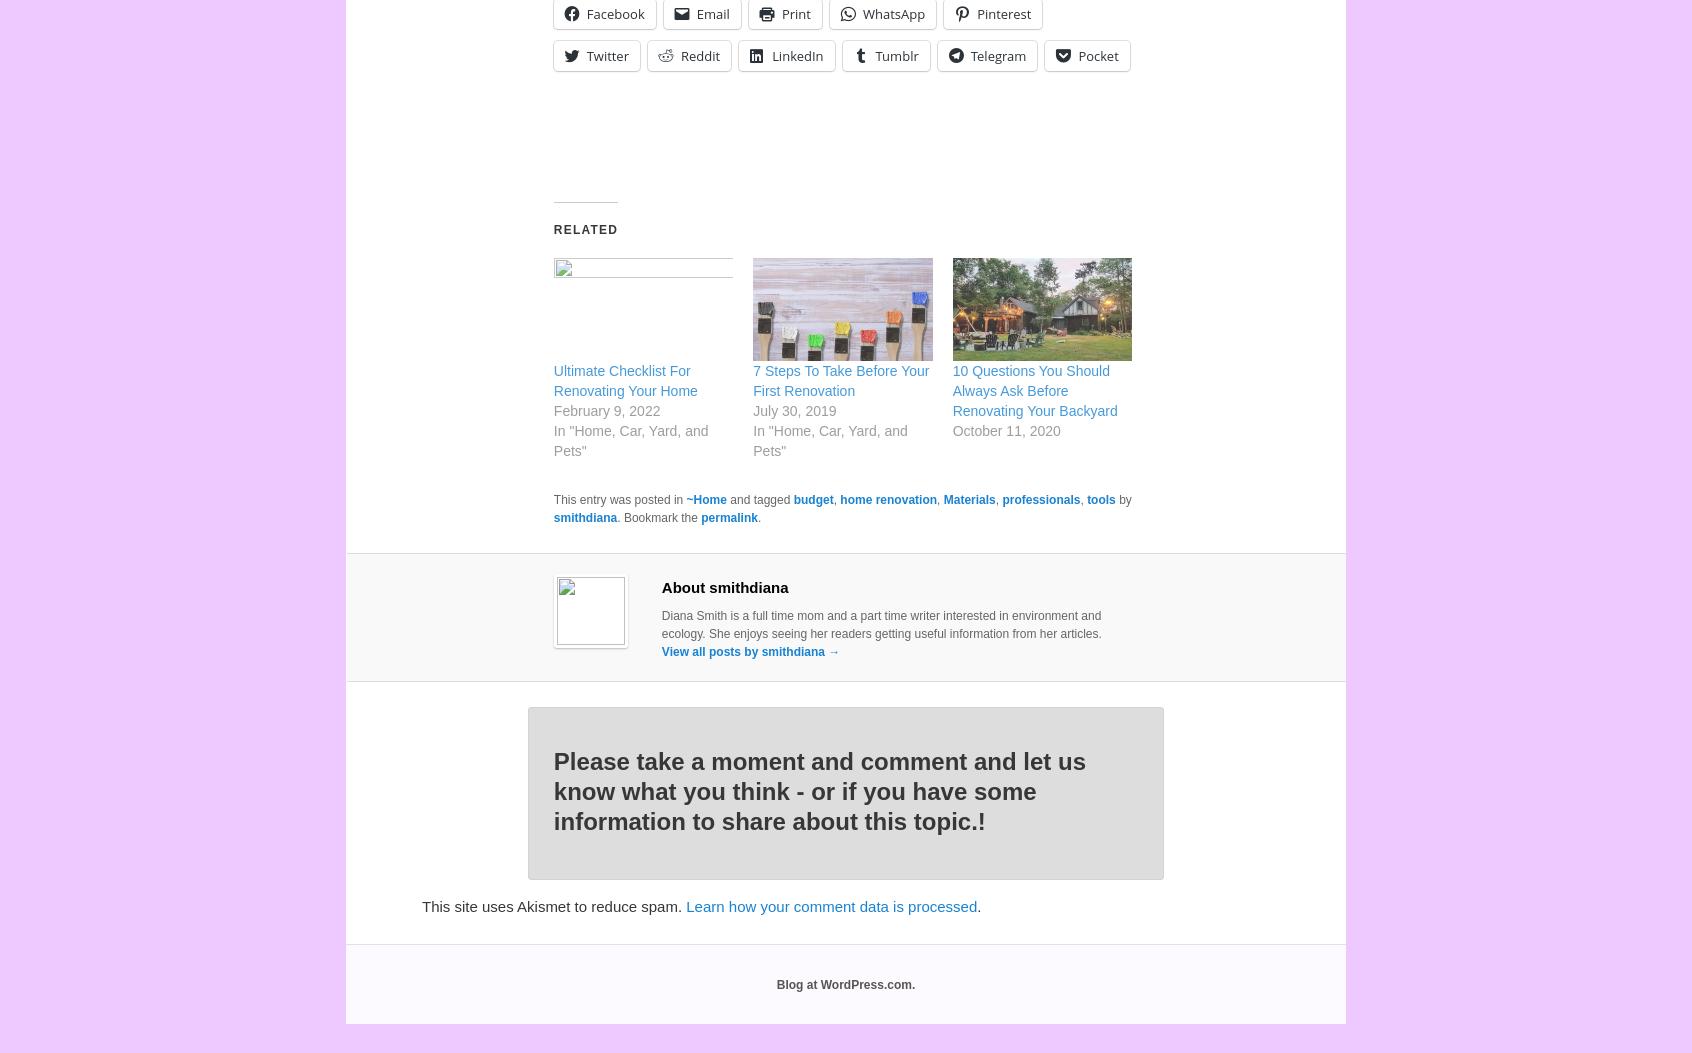 This screenshot has width=1692, height=1053. What do you see at coordinates (819, 791) in the screenshot?
I see `'Please take a moment and comment and let us know what you think - or if you have some information to share about this topic.!'` at bounding box center [819, 791].